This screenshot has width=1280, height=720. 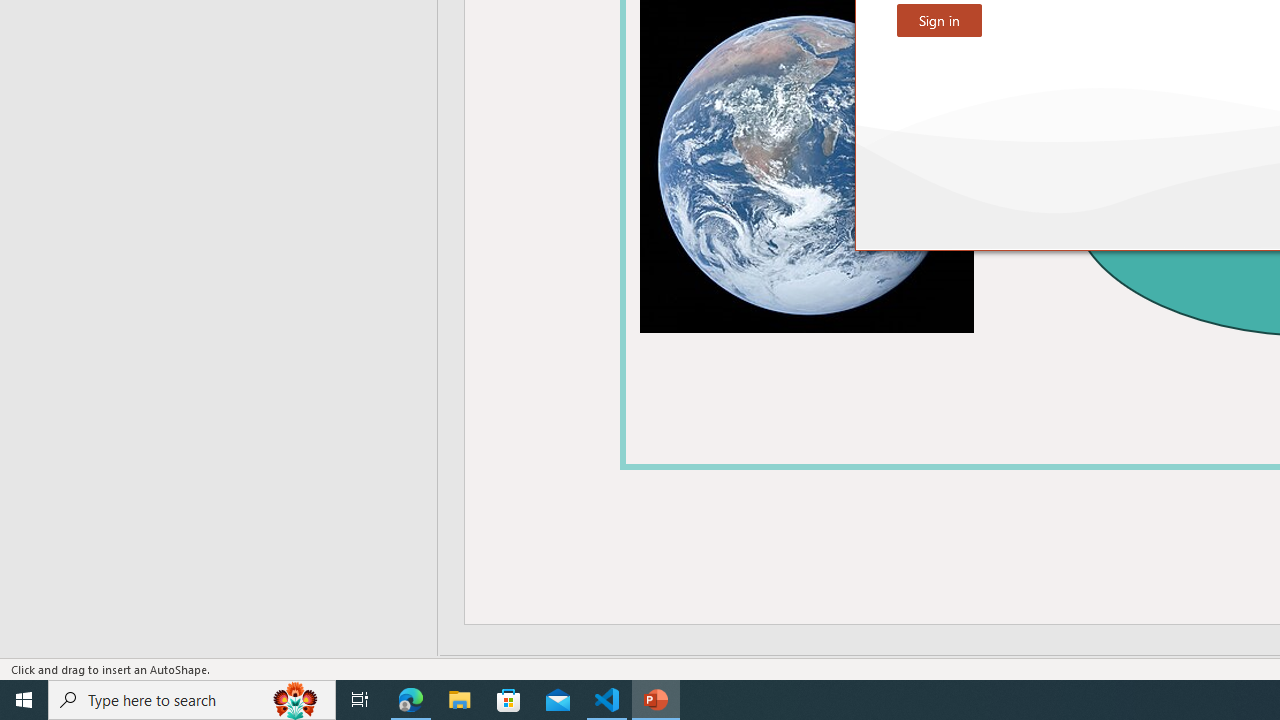 I want to click on 'Microsoft Edge - 1 running window', so click(x=410, y=698).